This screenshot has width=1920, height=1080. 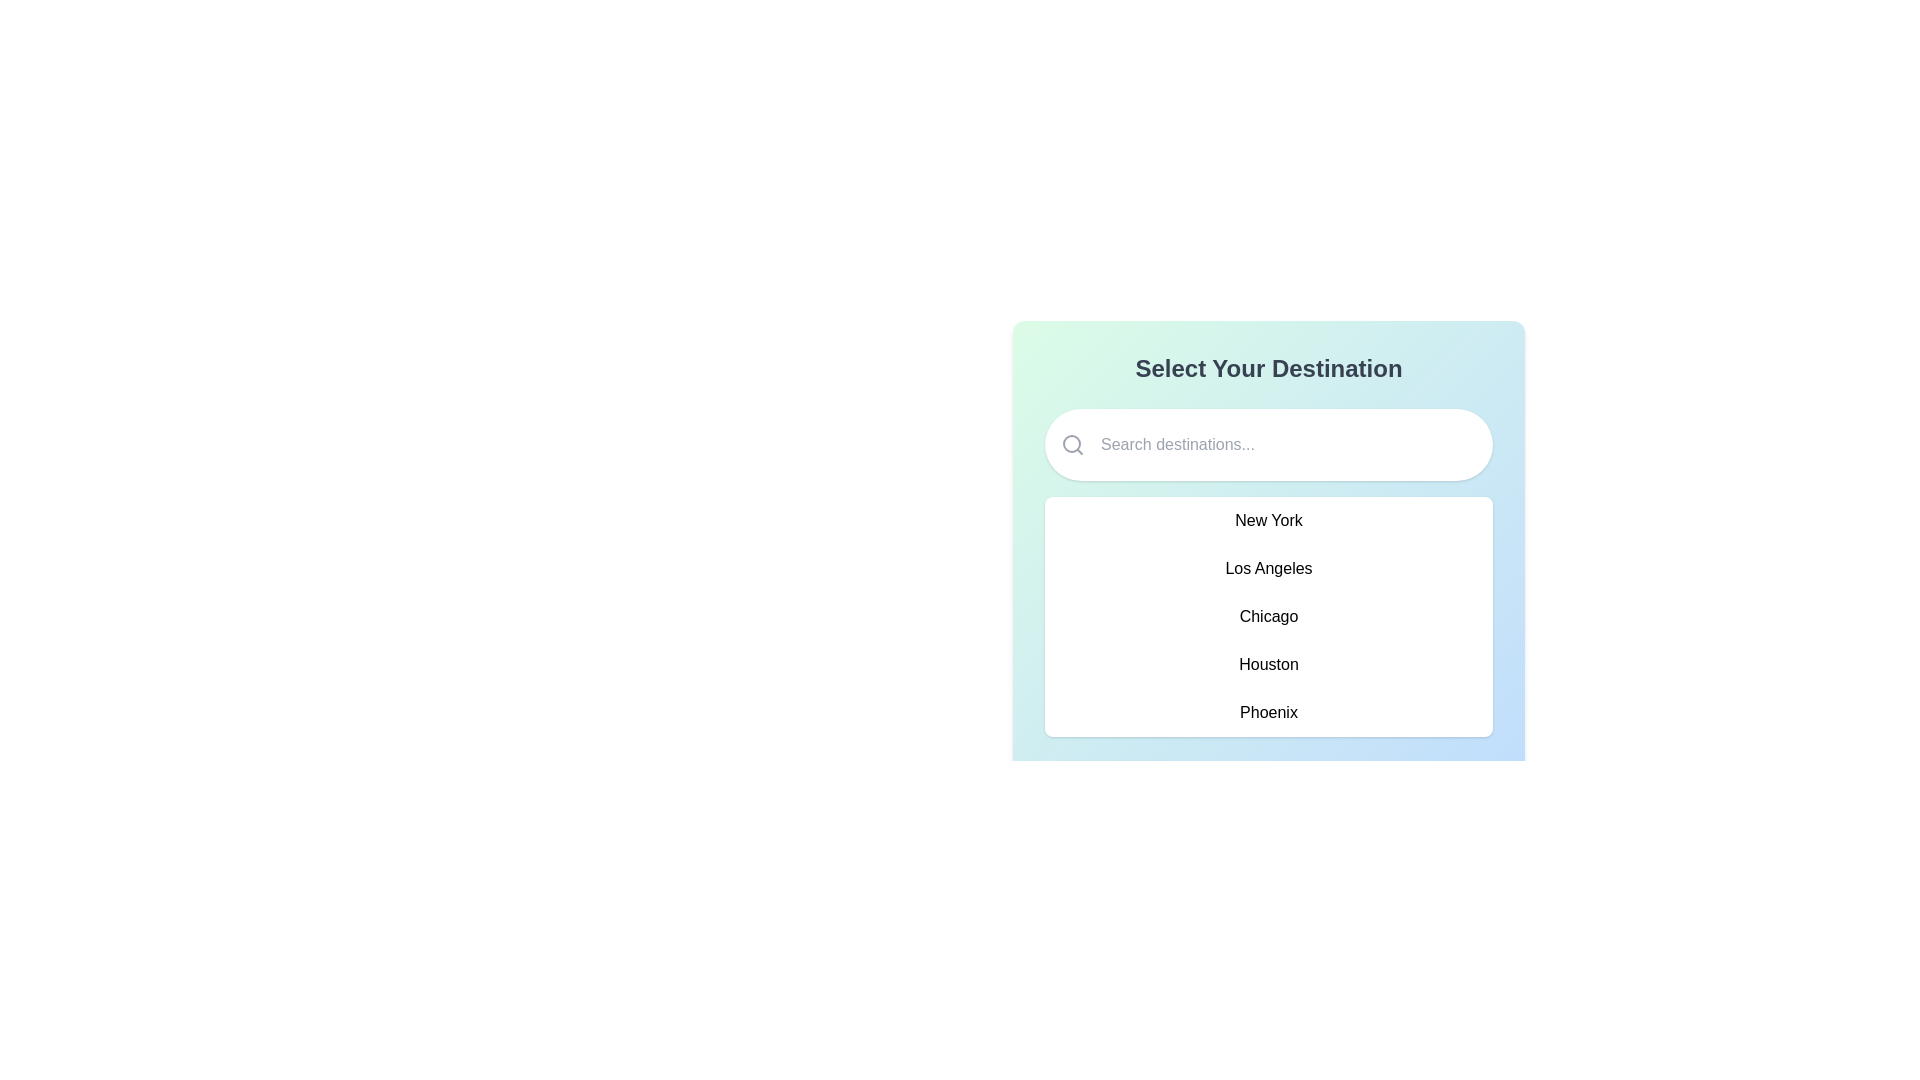 I want to click on the 'Los Angeles' option within the dropdown menu, so click(x=1267, y=577).